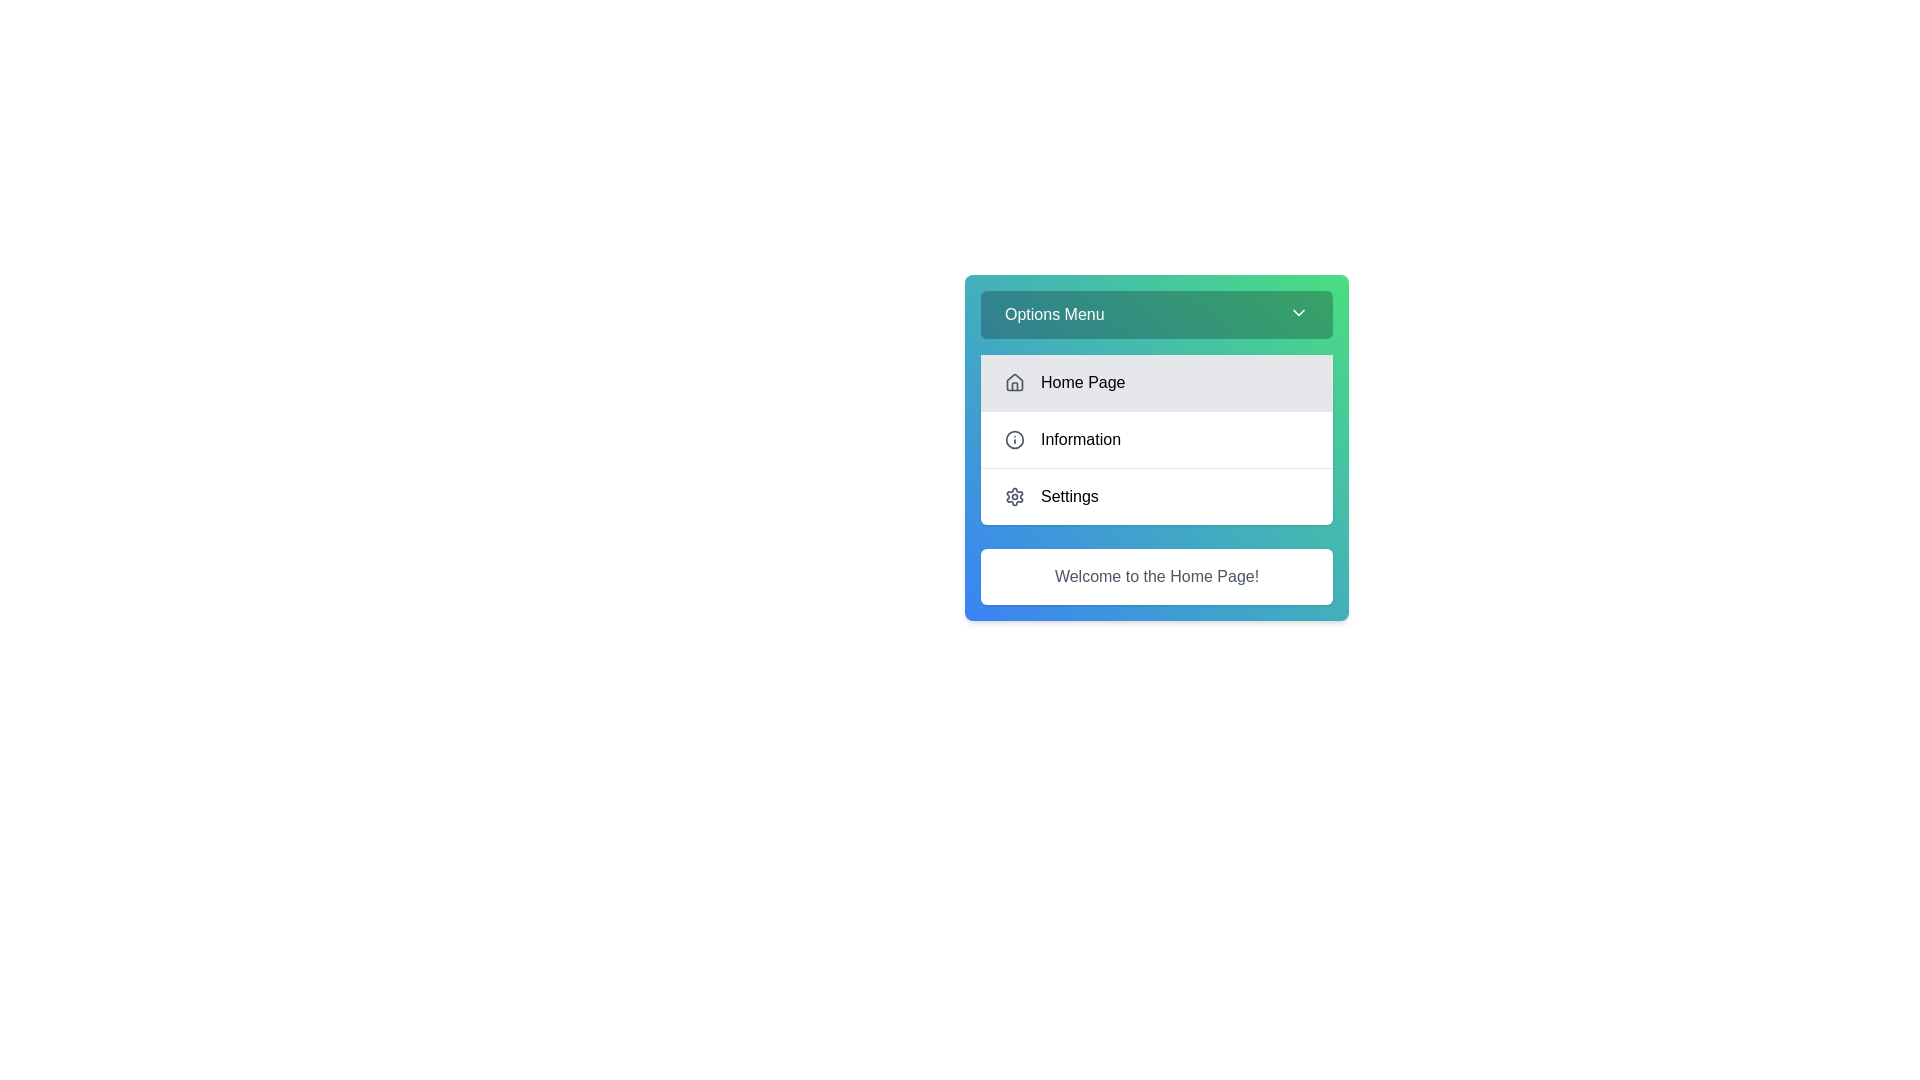 The height and width of the screenshot is (1080, 1920). I want to click on the small gray house icon with a minimalist line-art design located to the left of the 'Home Page' text in the first item of the 'Options Menu', so click(1014, 382).